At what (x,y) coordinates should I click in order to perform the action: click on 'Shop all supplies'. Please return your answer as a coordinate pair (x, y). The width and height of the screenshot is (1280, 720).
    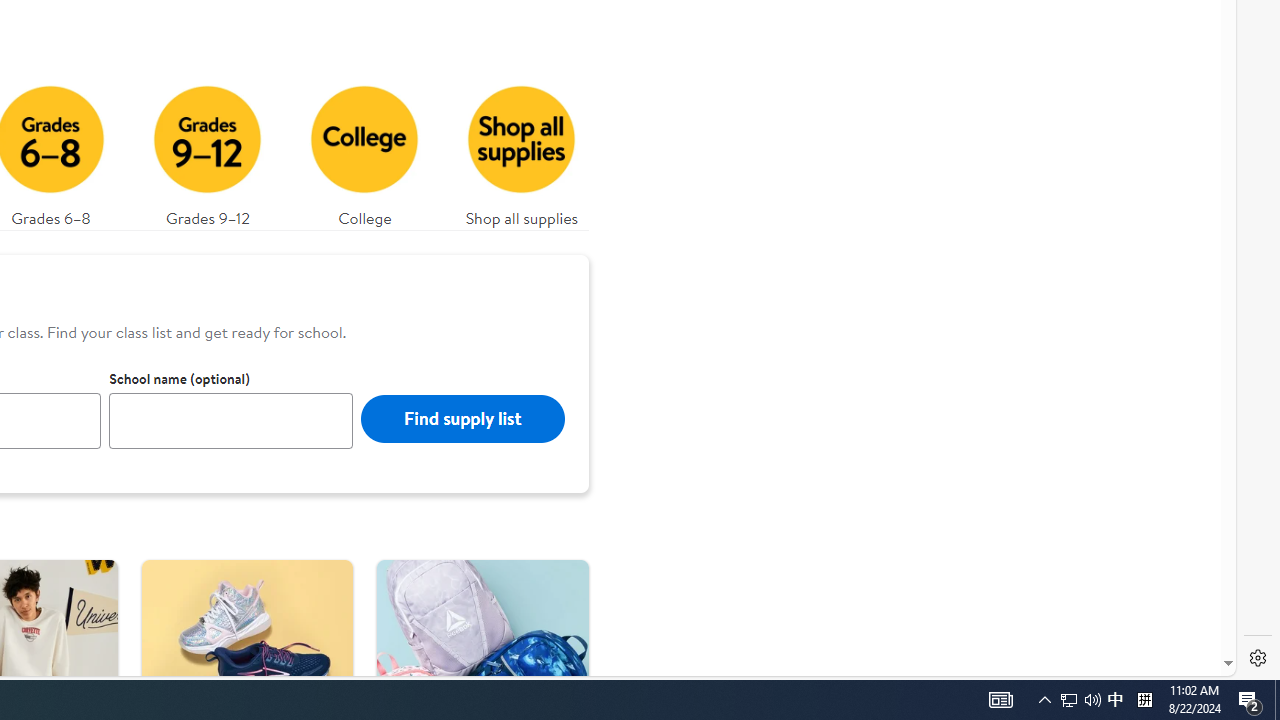
    Looking at the image, I should click on (522, 150).